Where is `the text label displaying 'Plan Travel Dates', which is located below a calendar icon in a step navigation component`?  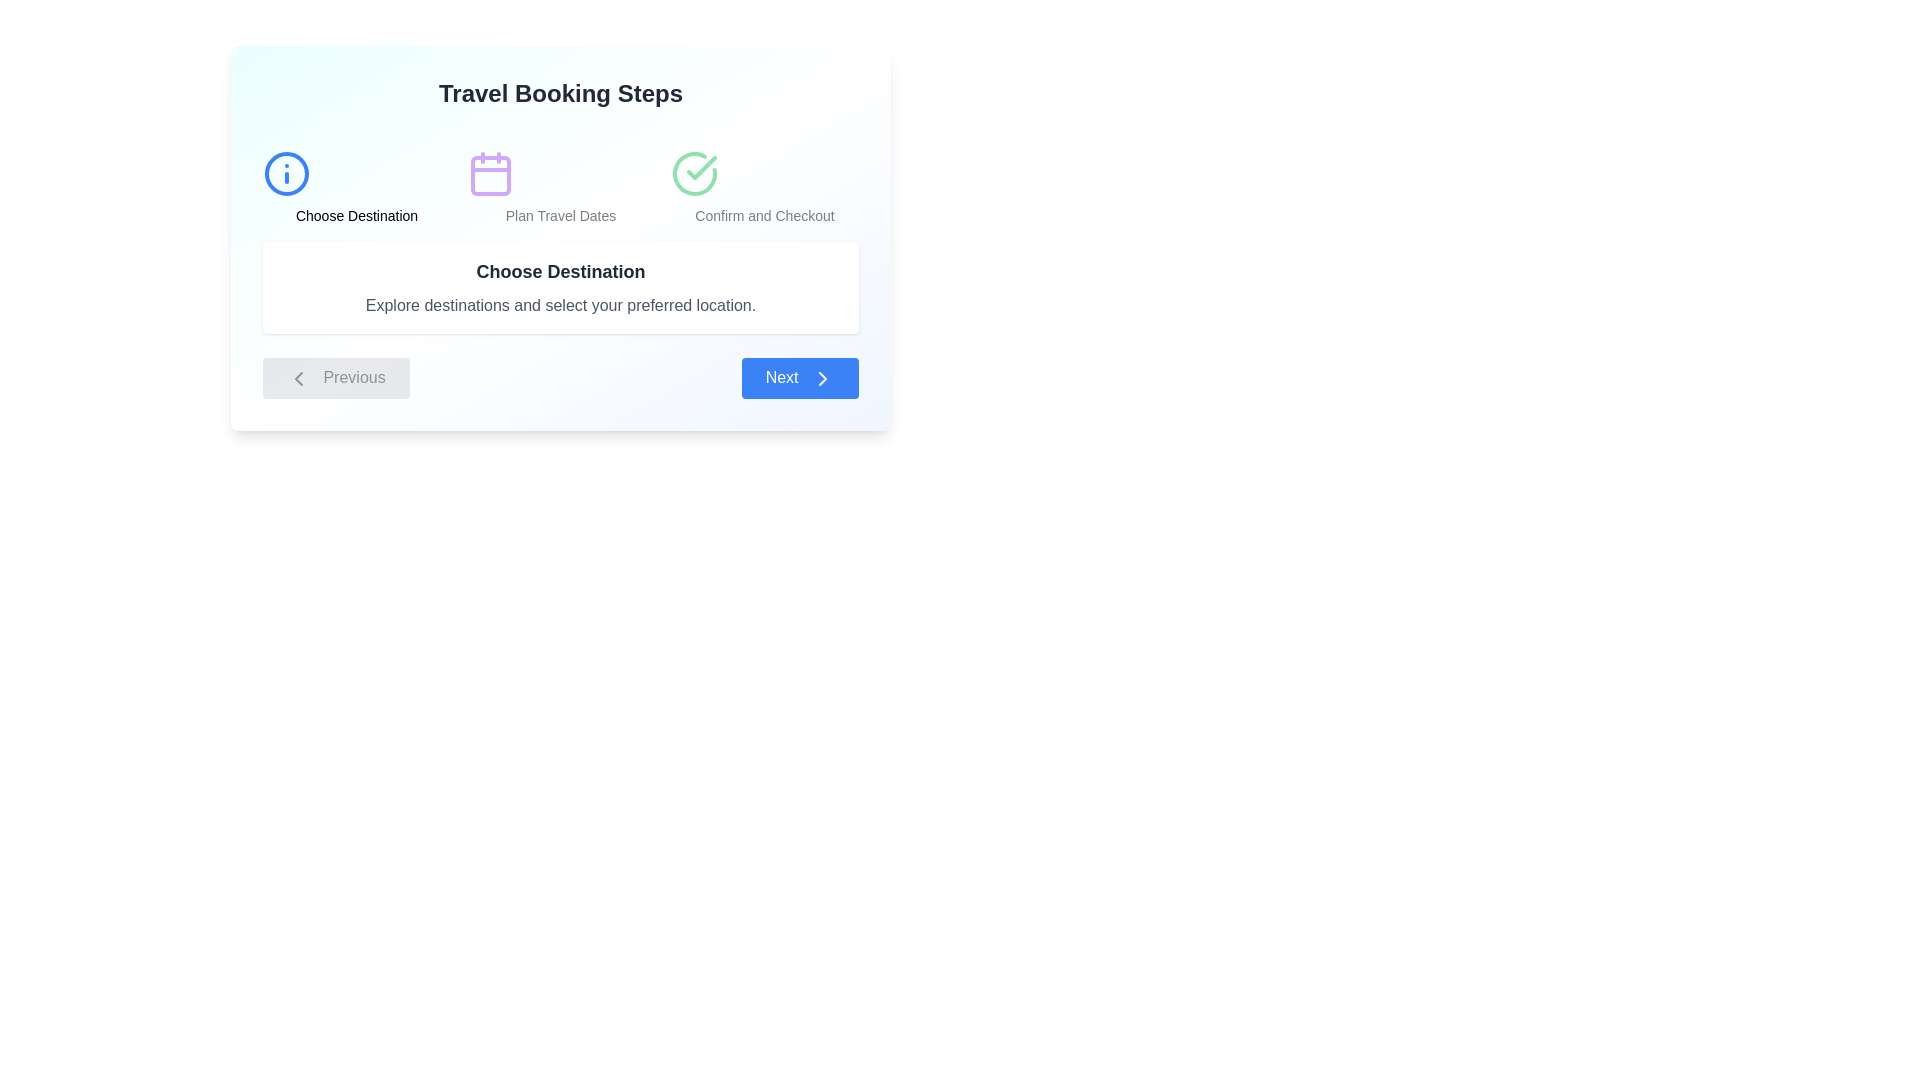
the text label displaying 'Plan Travel Dates', which is located below a calendar icon in a step navigation component is located at coordinates (560, 216).